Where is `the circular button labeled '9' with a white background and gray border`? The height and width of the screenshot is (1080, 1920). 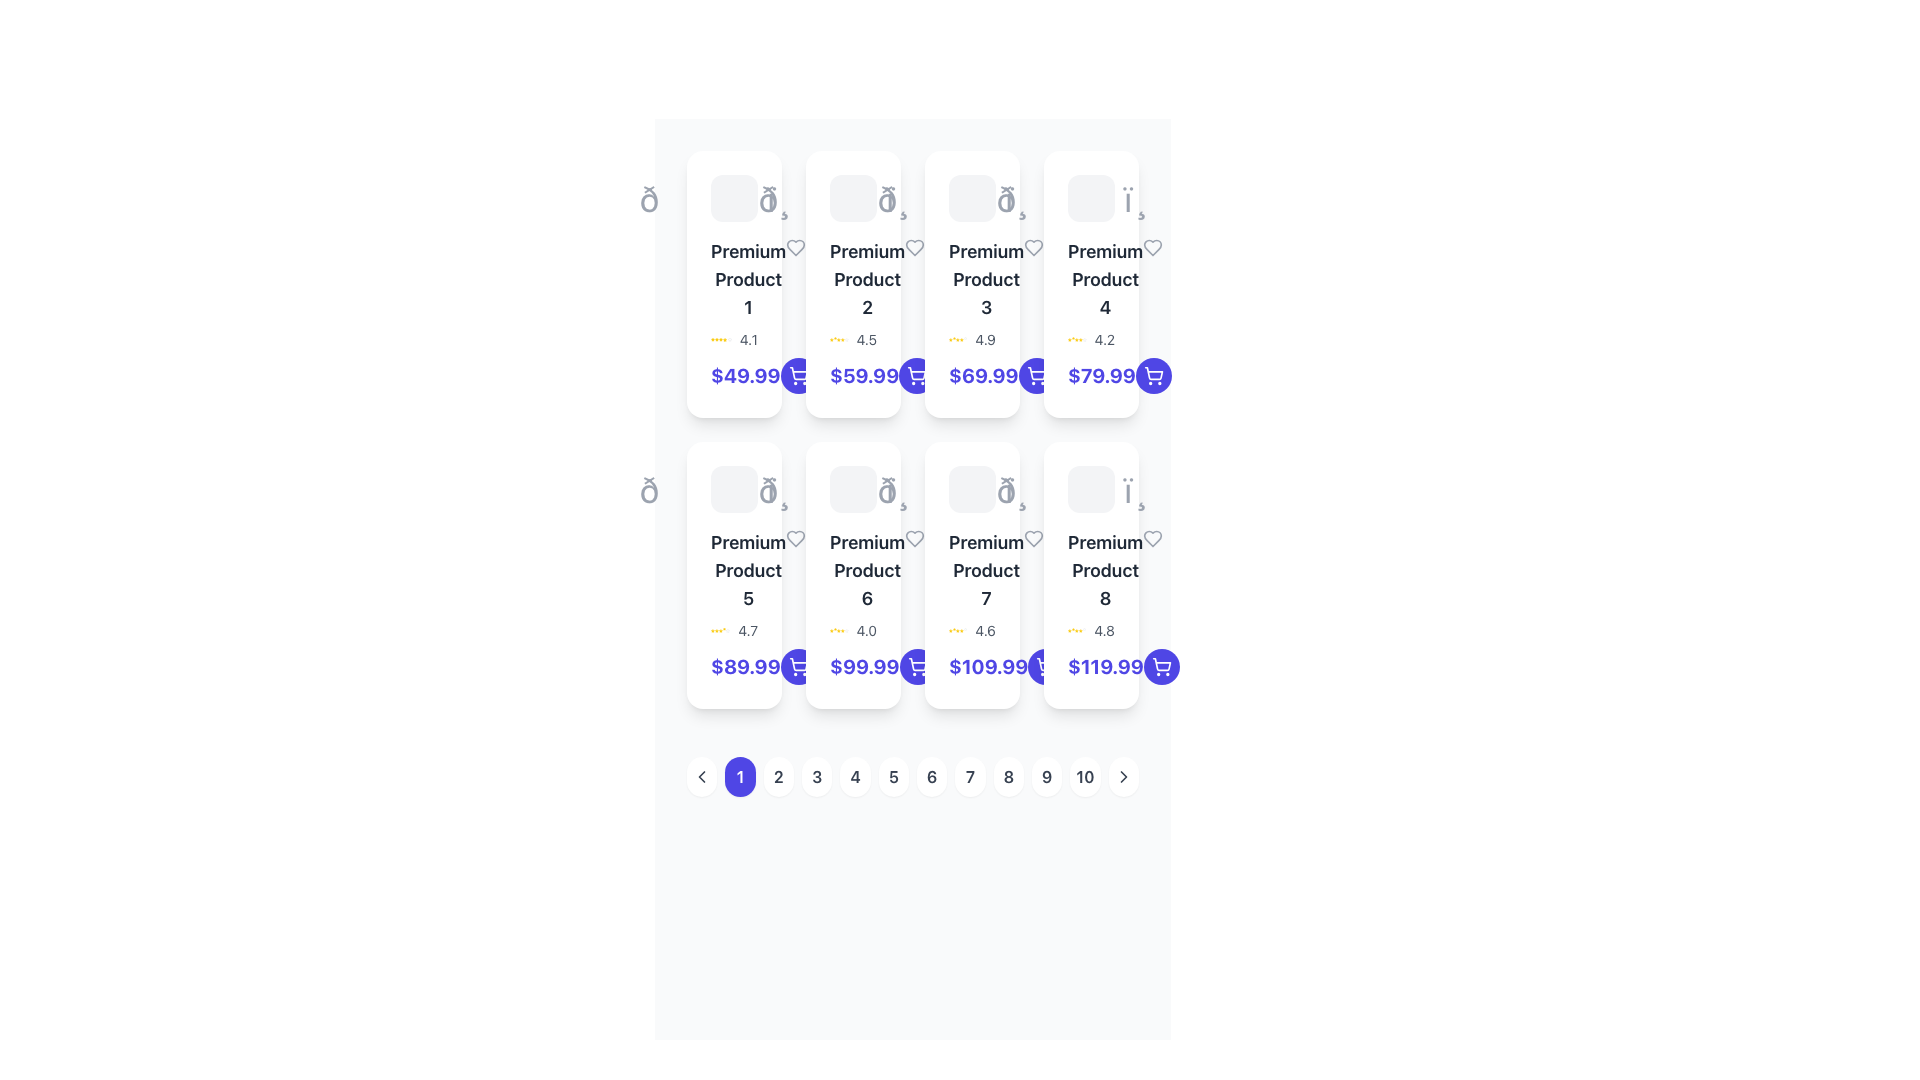 the circular button labeled '9' with a white background and gray border is located at coordinates (1046, 775).